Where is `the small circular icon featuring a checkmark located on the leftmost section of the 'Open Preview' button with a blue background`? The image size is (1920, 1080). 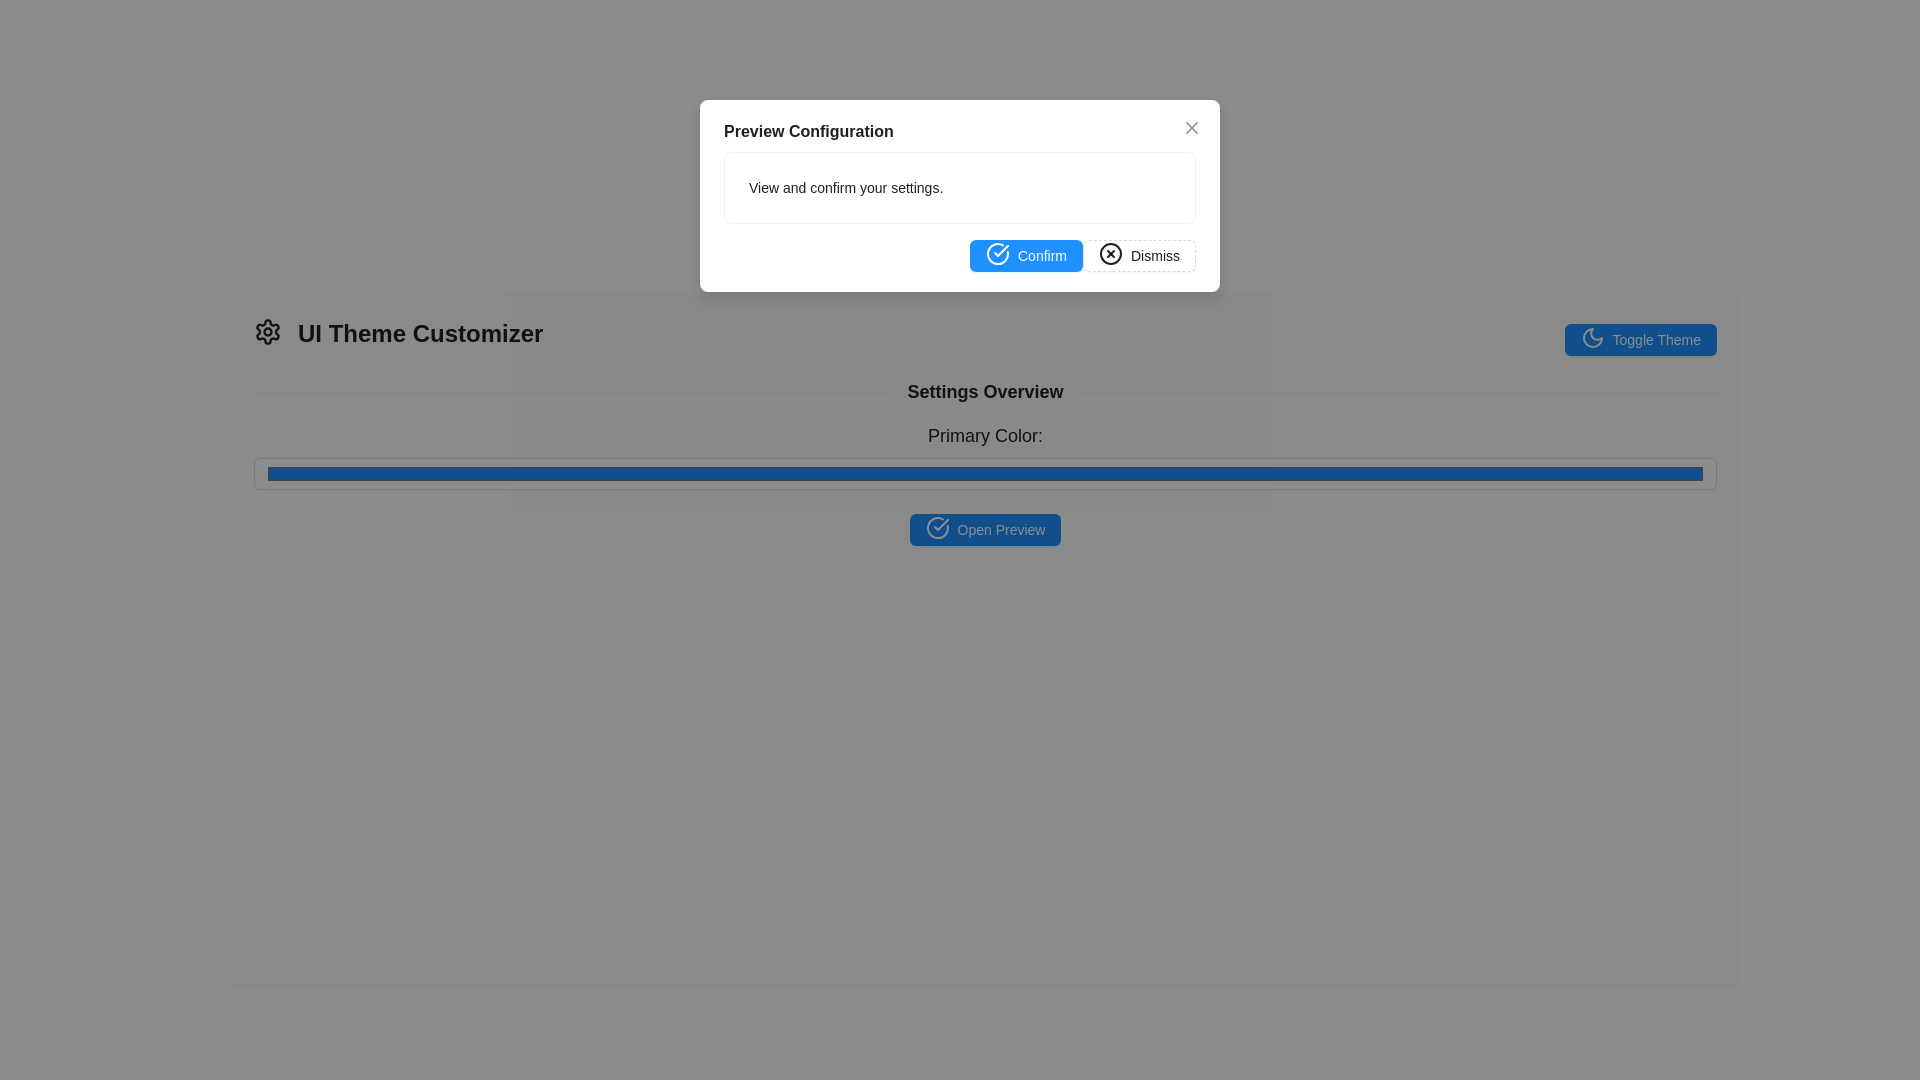 the small circular icon featuring a checkmark located on the leftmost section of the 'Open Preview' button with a blue background is located at coordinates (936, 528).